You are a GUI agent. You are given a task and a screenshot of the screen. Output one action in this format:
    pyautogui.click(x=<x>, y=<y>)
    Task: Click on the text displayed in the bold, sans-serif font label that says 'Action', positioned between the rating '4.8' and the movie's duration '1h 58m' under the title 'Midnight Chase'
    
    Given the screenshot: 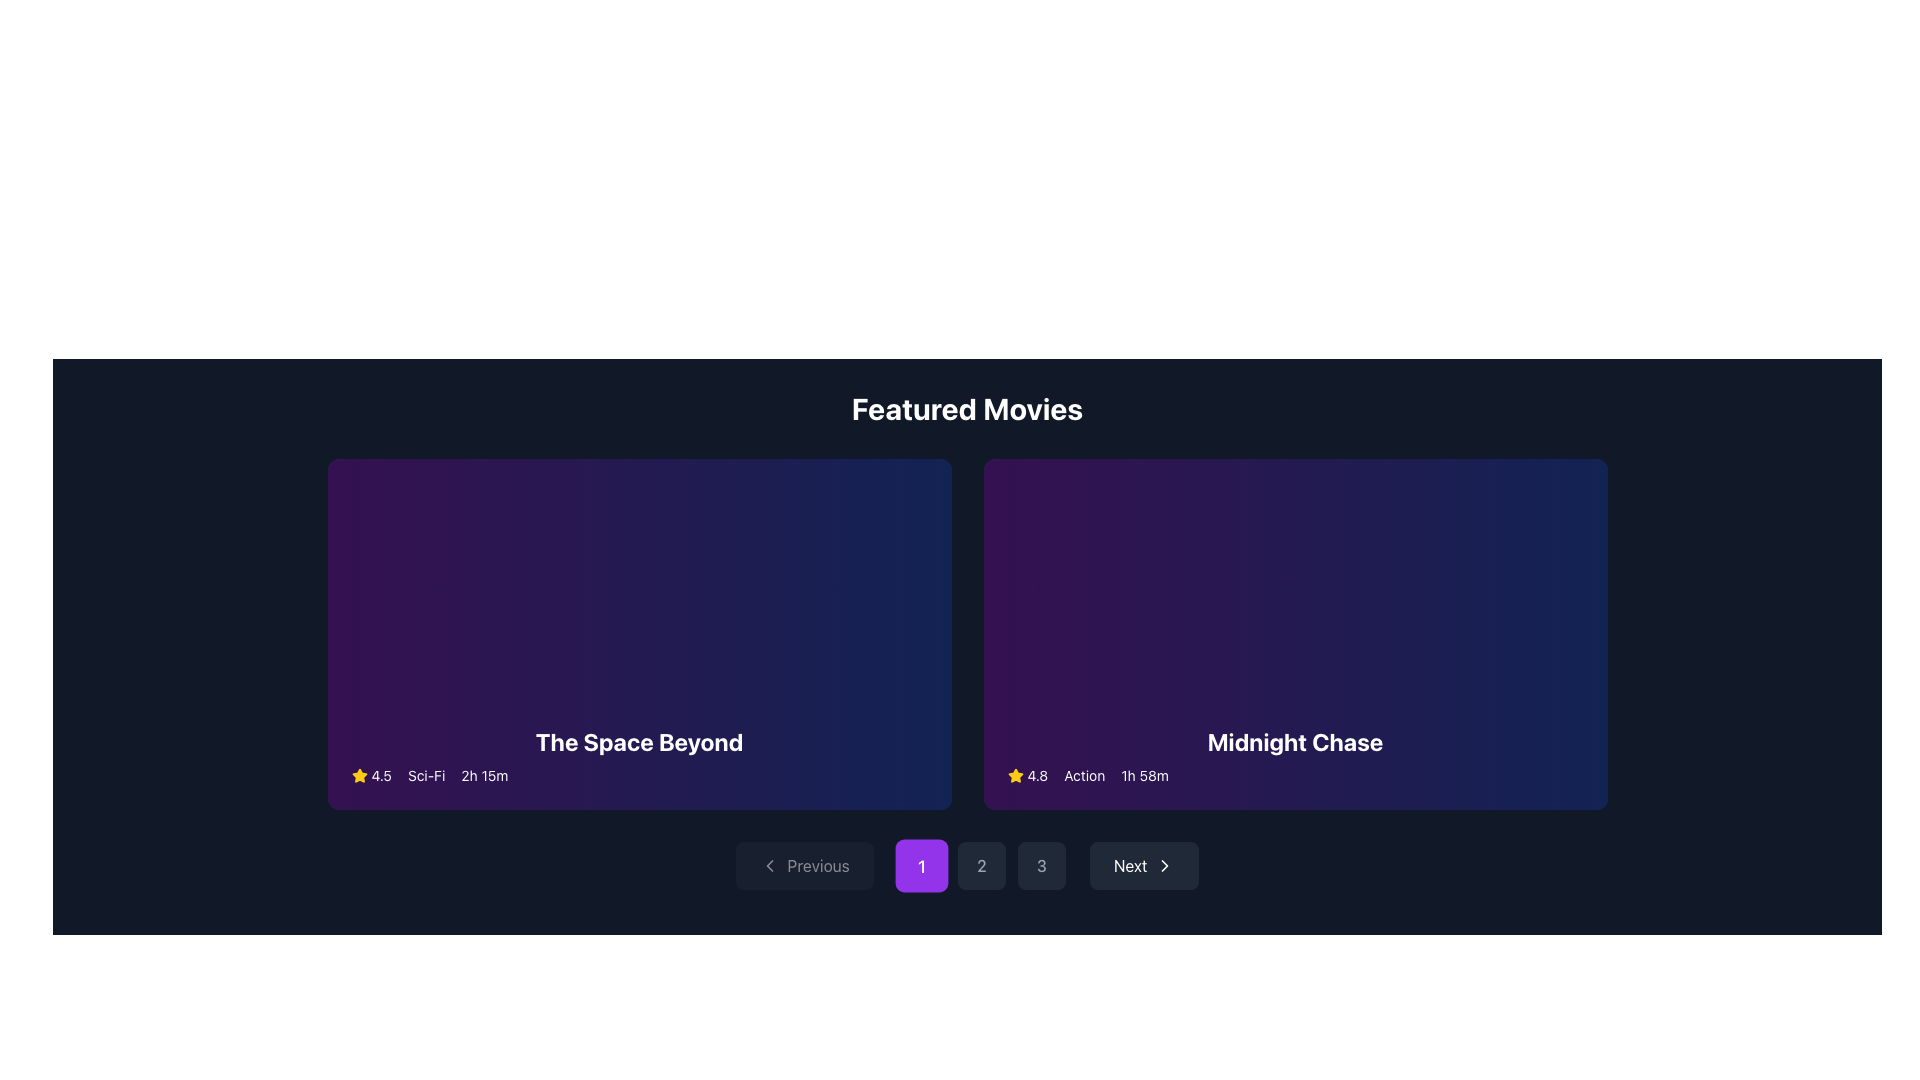 What is the action you would take?
    pyautogui.click(x=1083, y=774)
    